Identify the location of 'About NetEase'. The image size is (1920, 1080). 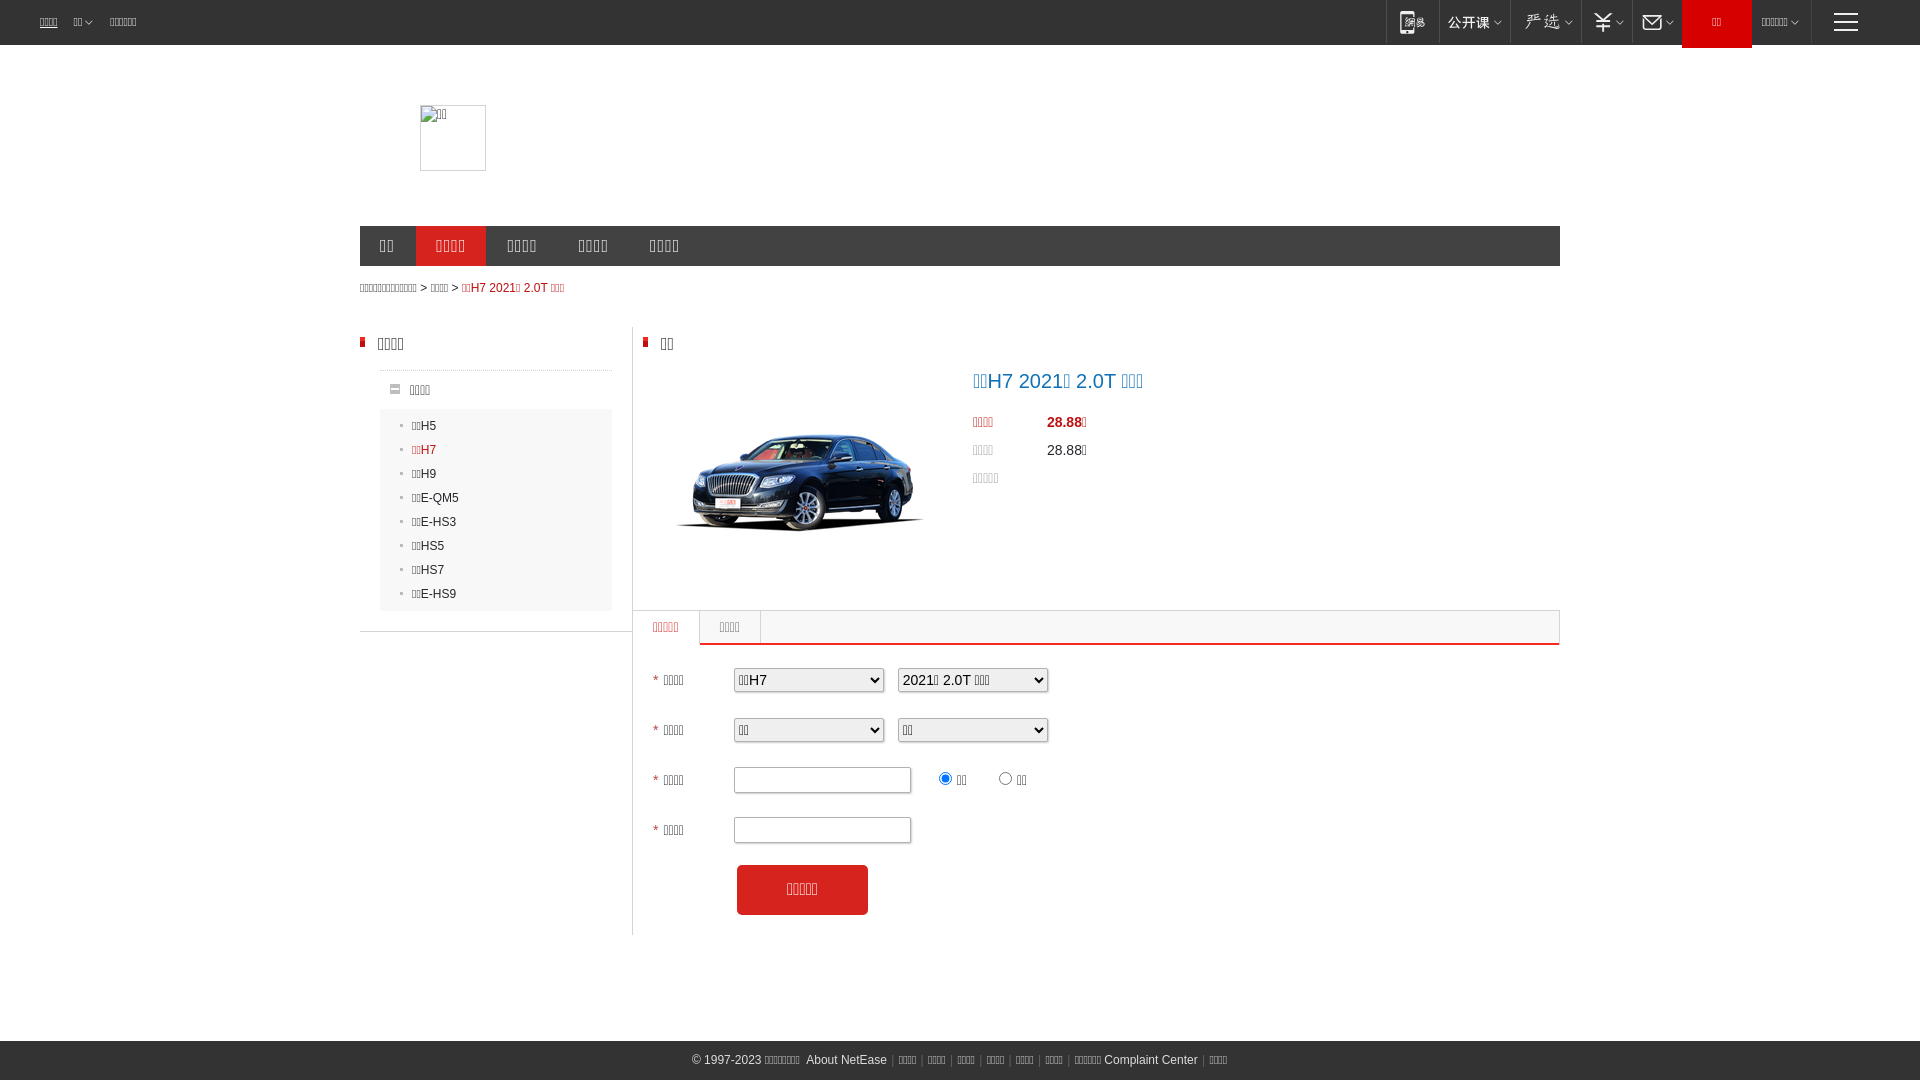
(846, 1059).